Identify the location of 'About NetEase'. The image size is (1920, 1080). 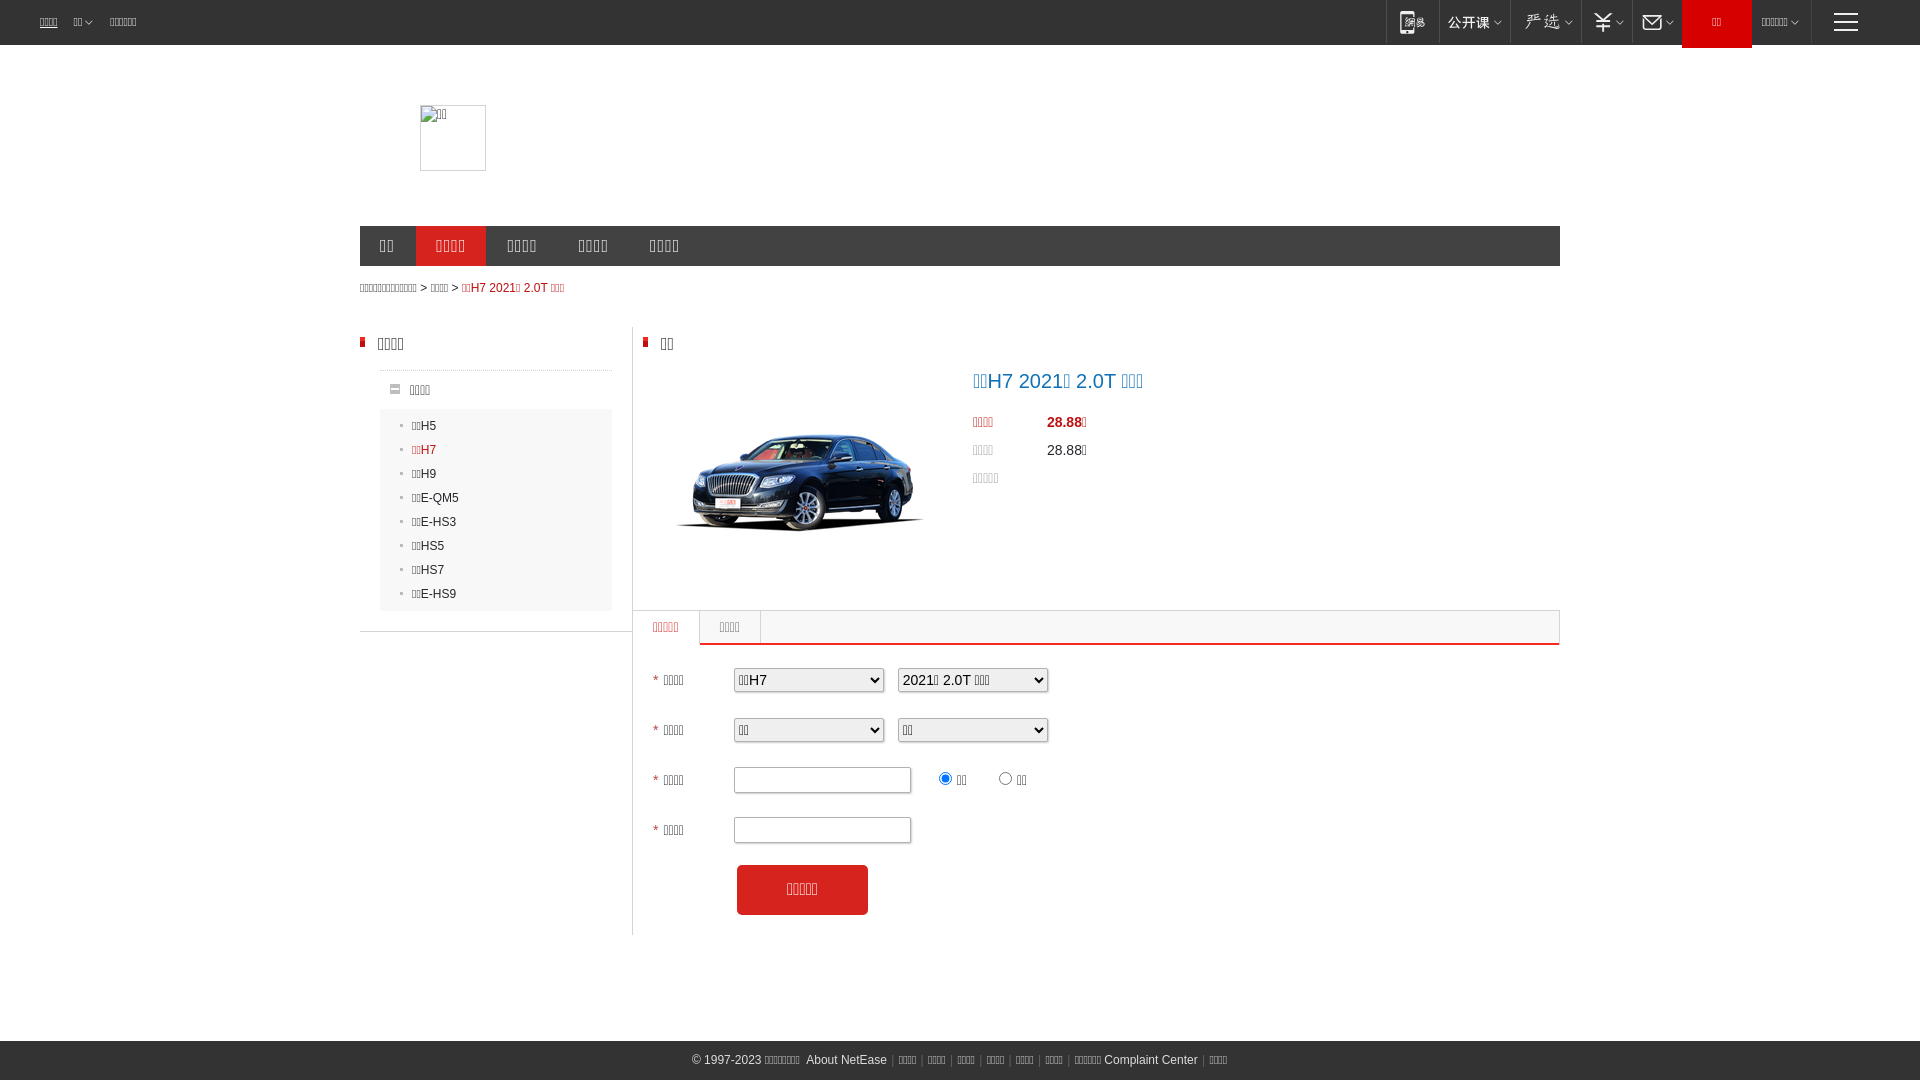
(846, 1059).